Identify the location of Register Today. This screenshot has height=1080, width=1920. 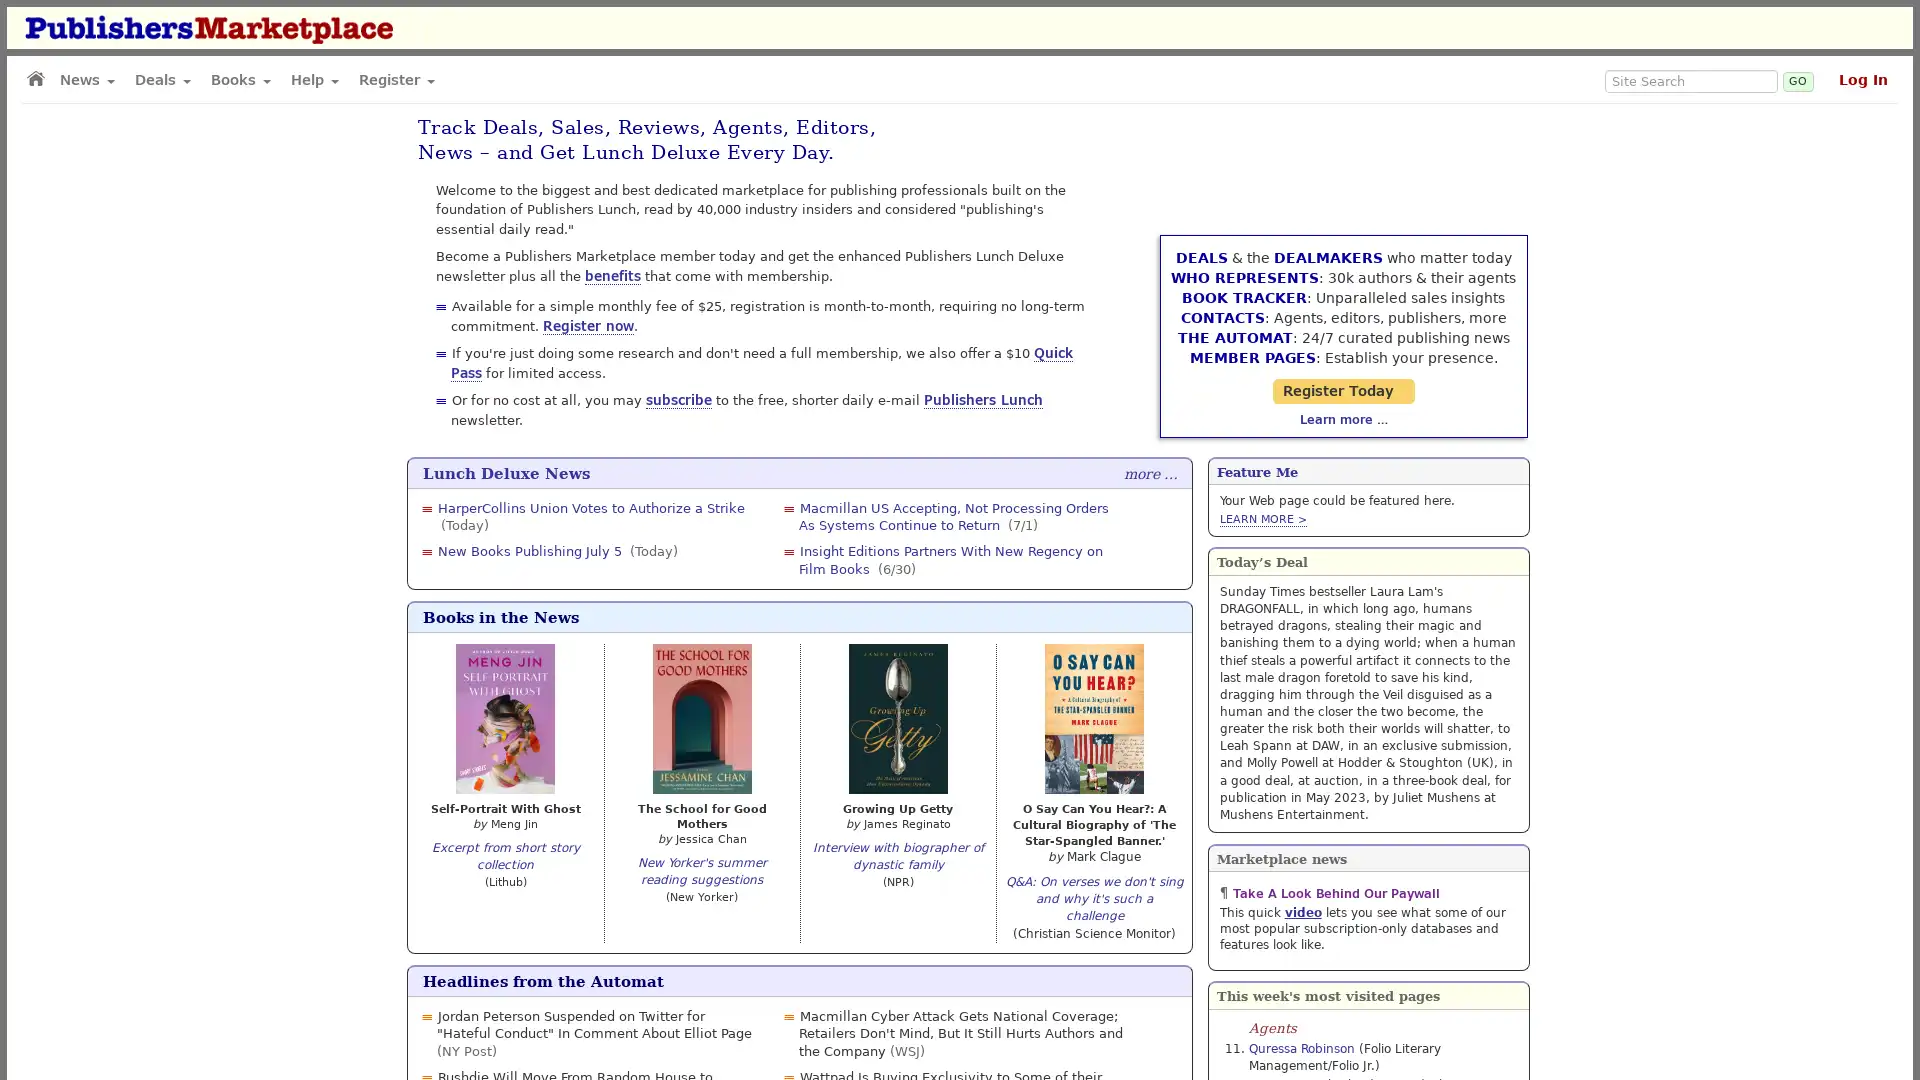
(1367, 350).